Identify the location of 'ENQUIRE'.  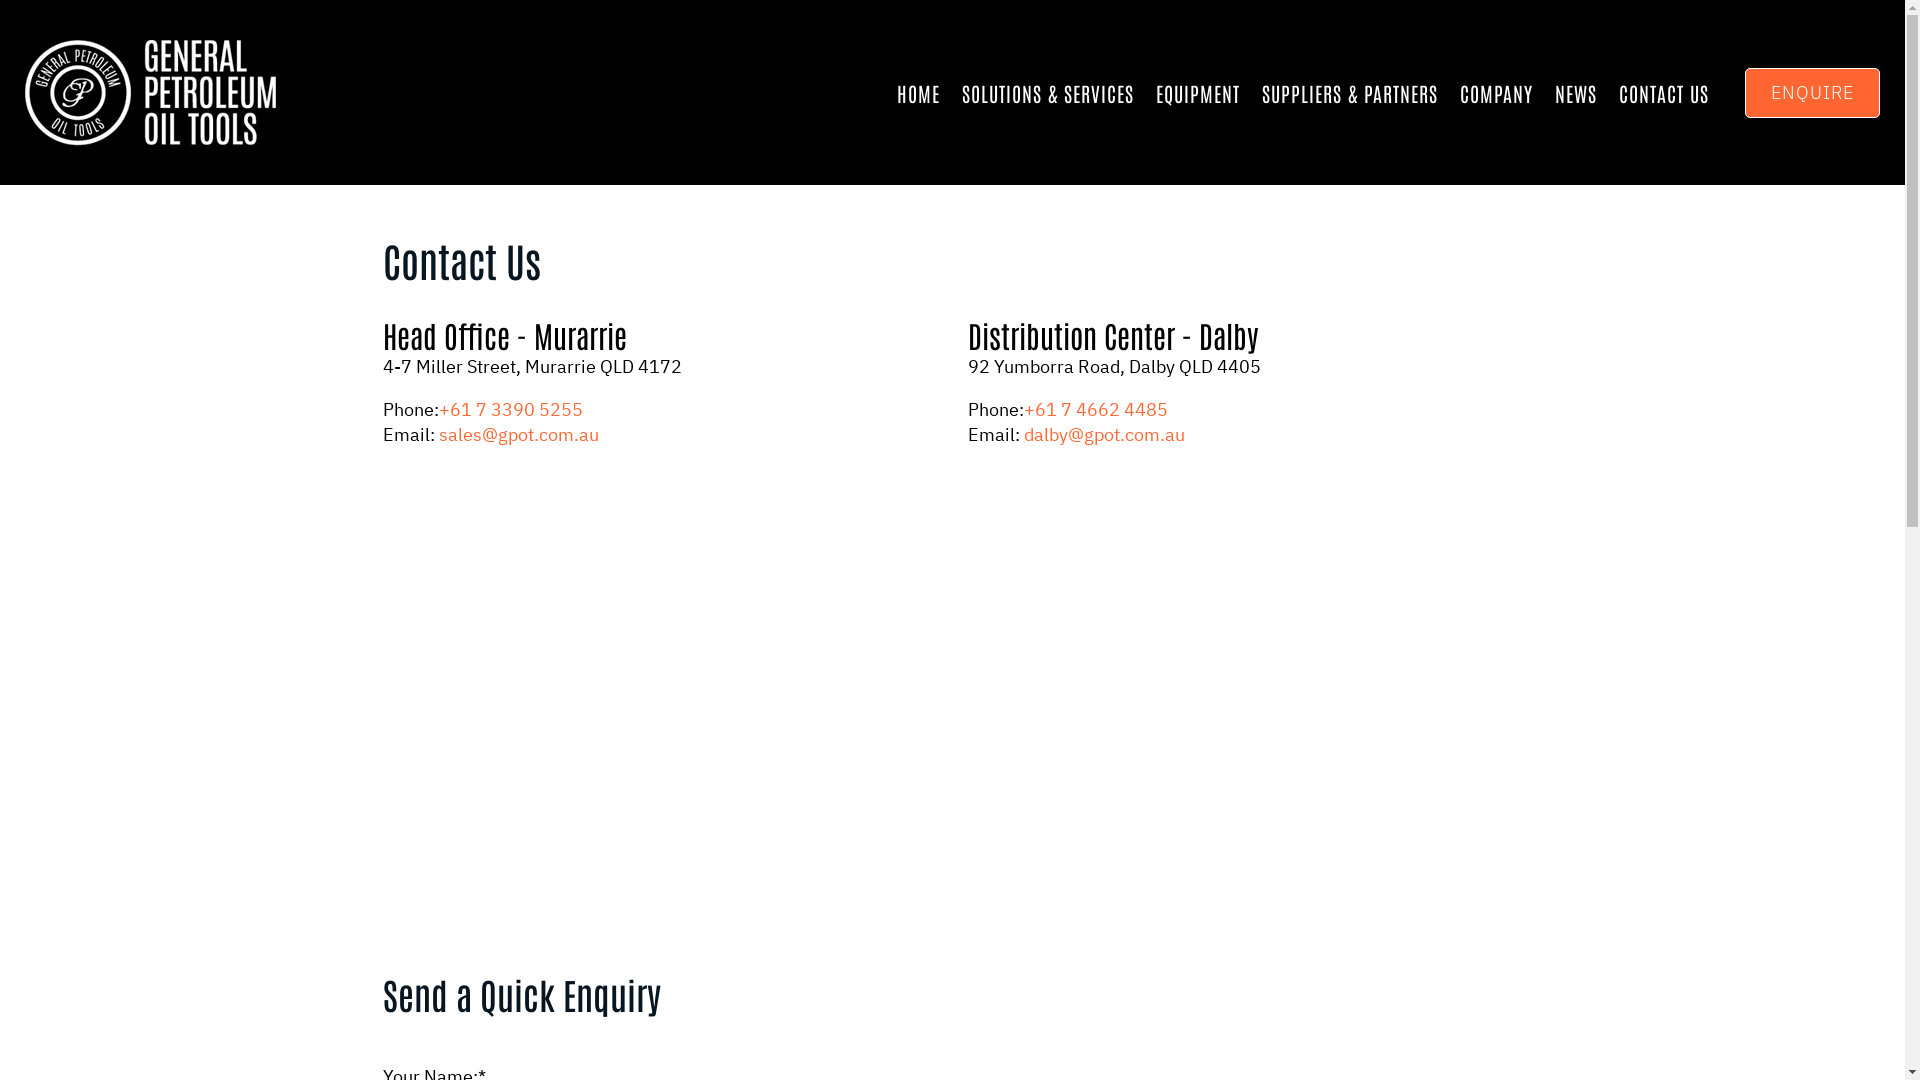
(1812, 92).